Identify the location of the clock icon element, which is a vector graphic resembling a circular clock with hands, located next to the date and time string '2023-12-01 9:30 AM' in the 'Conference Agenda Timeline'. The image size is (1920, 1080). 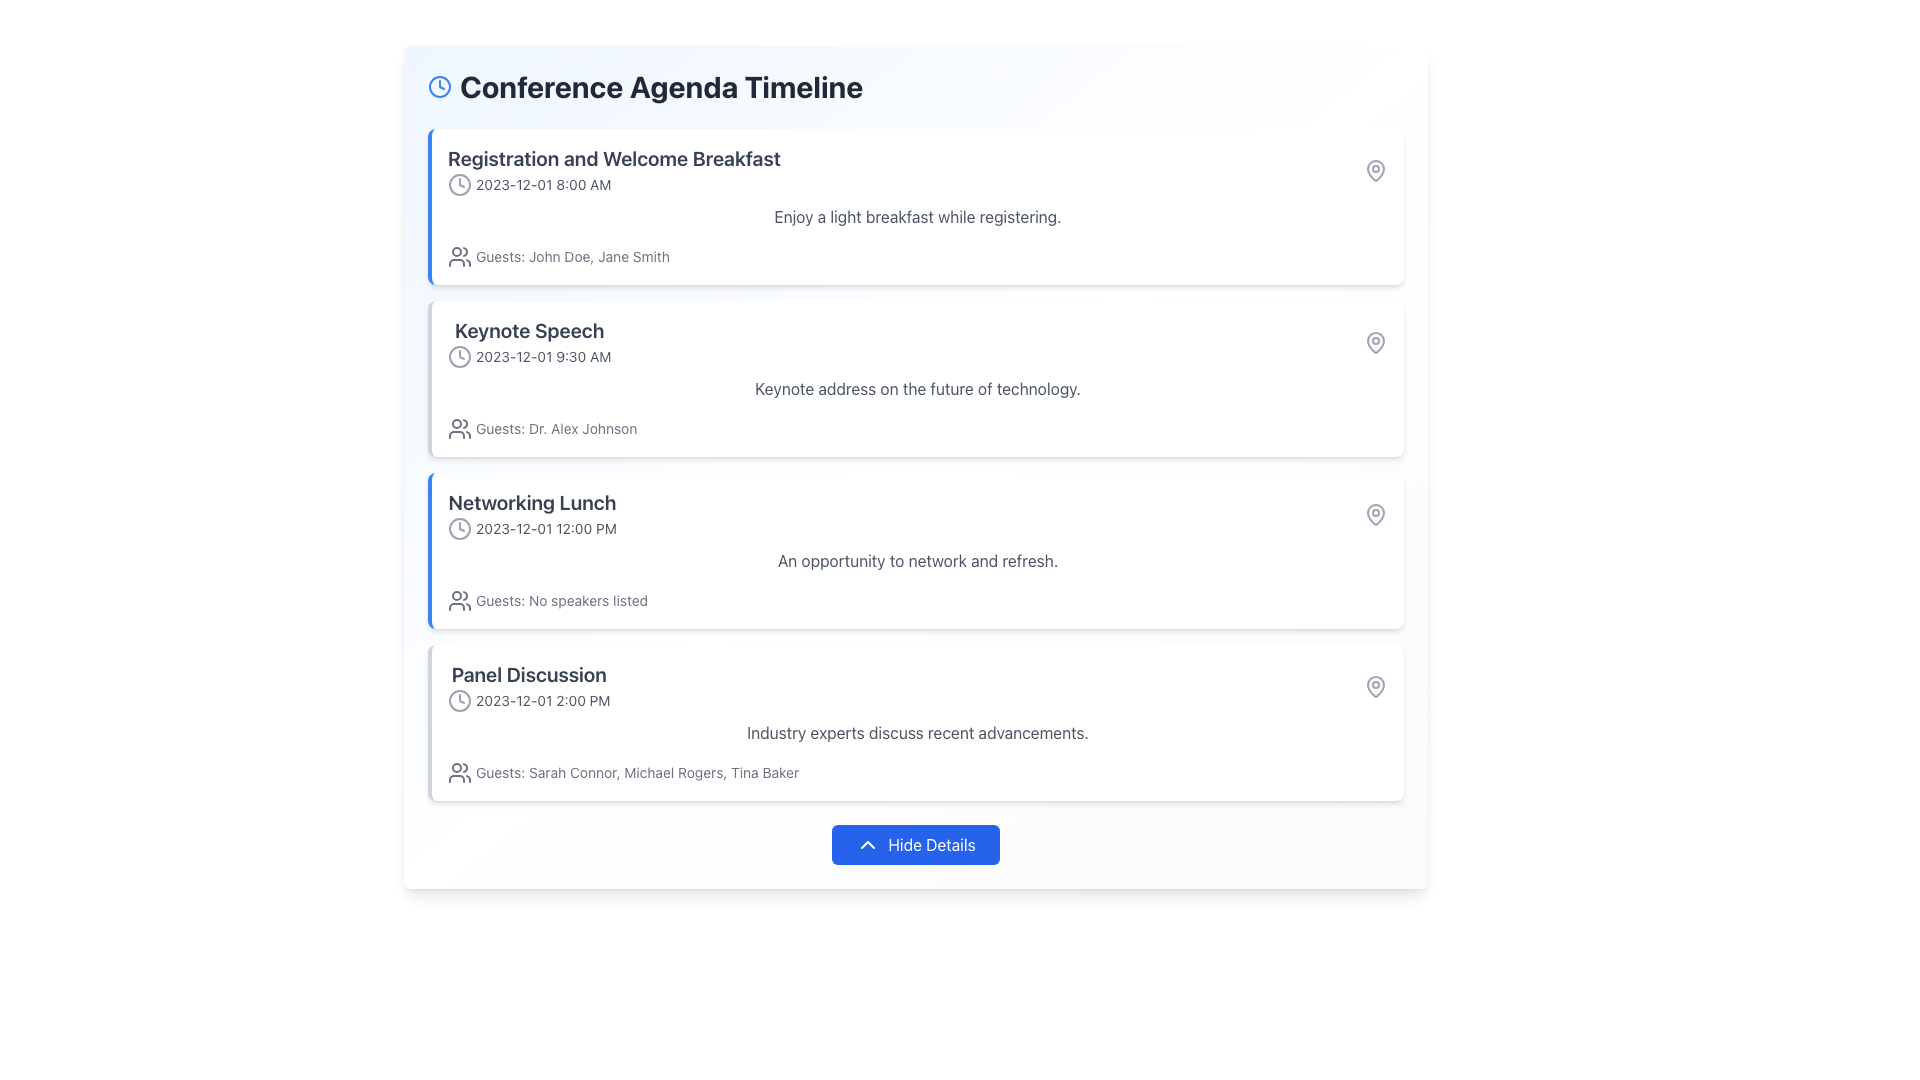
(459, 356).